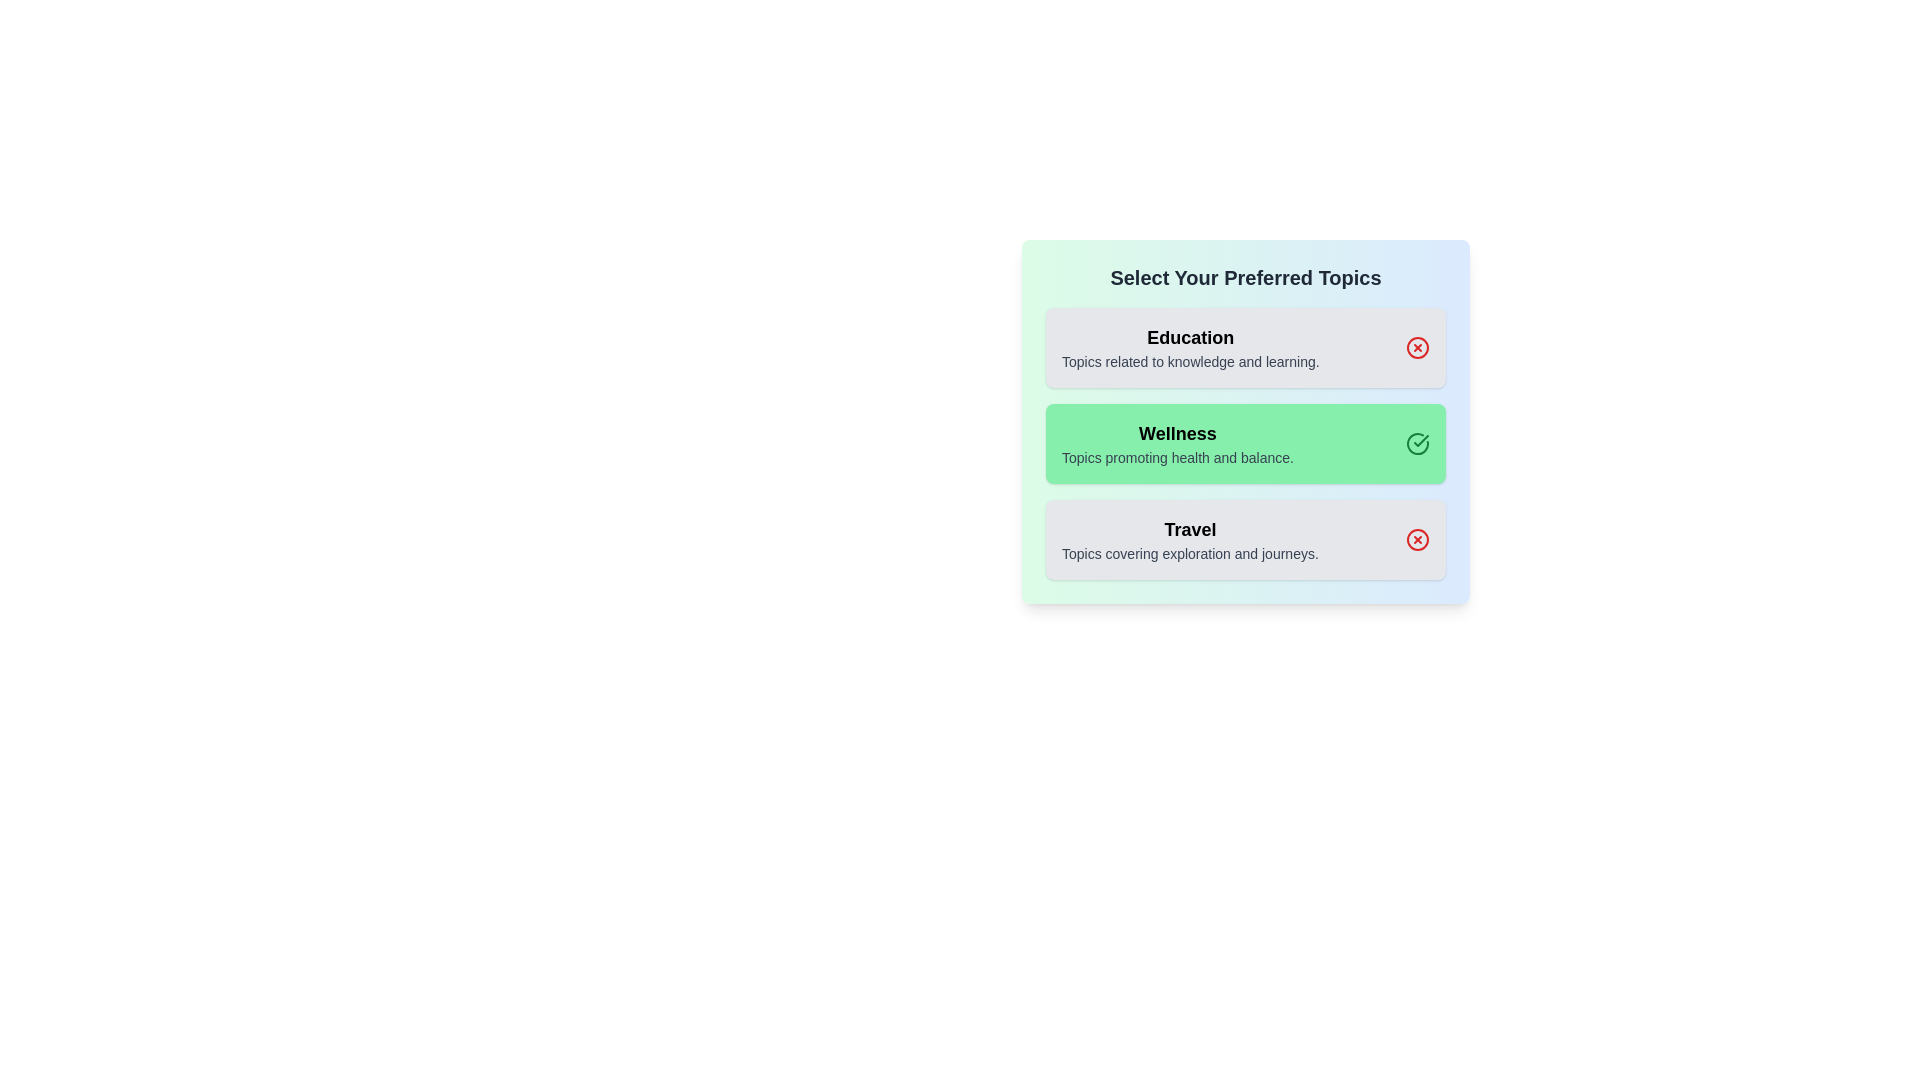  I want to click on the panel corresponding to the topic Education, so click(1245, 346).